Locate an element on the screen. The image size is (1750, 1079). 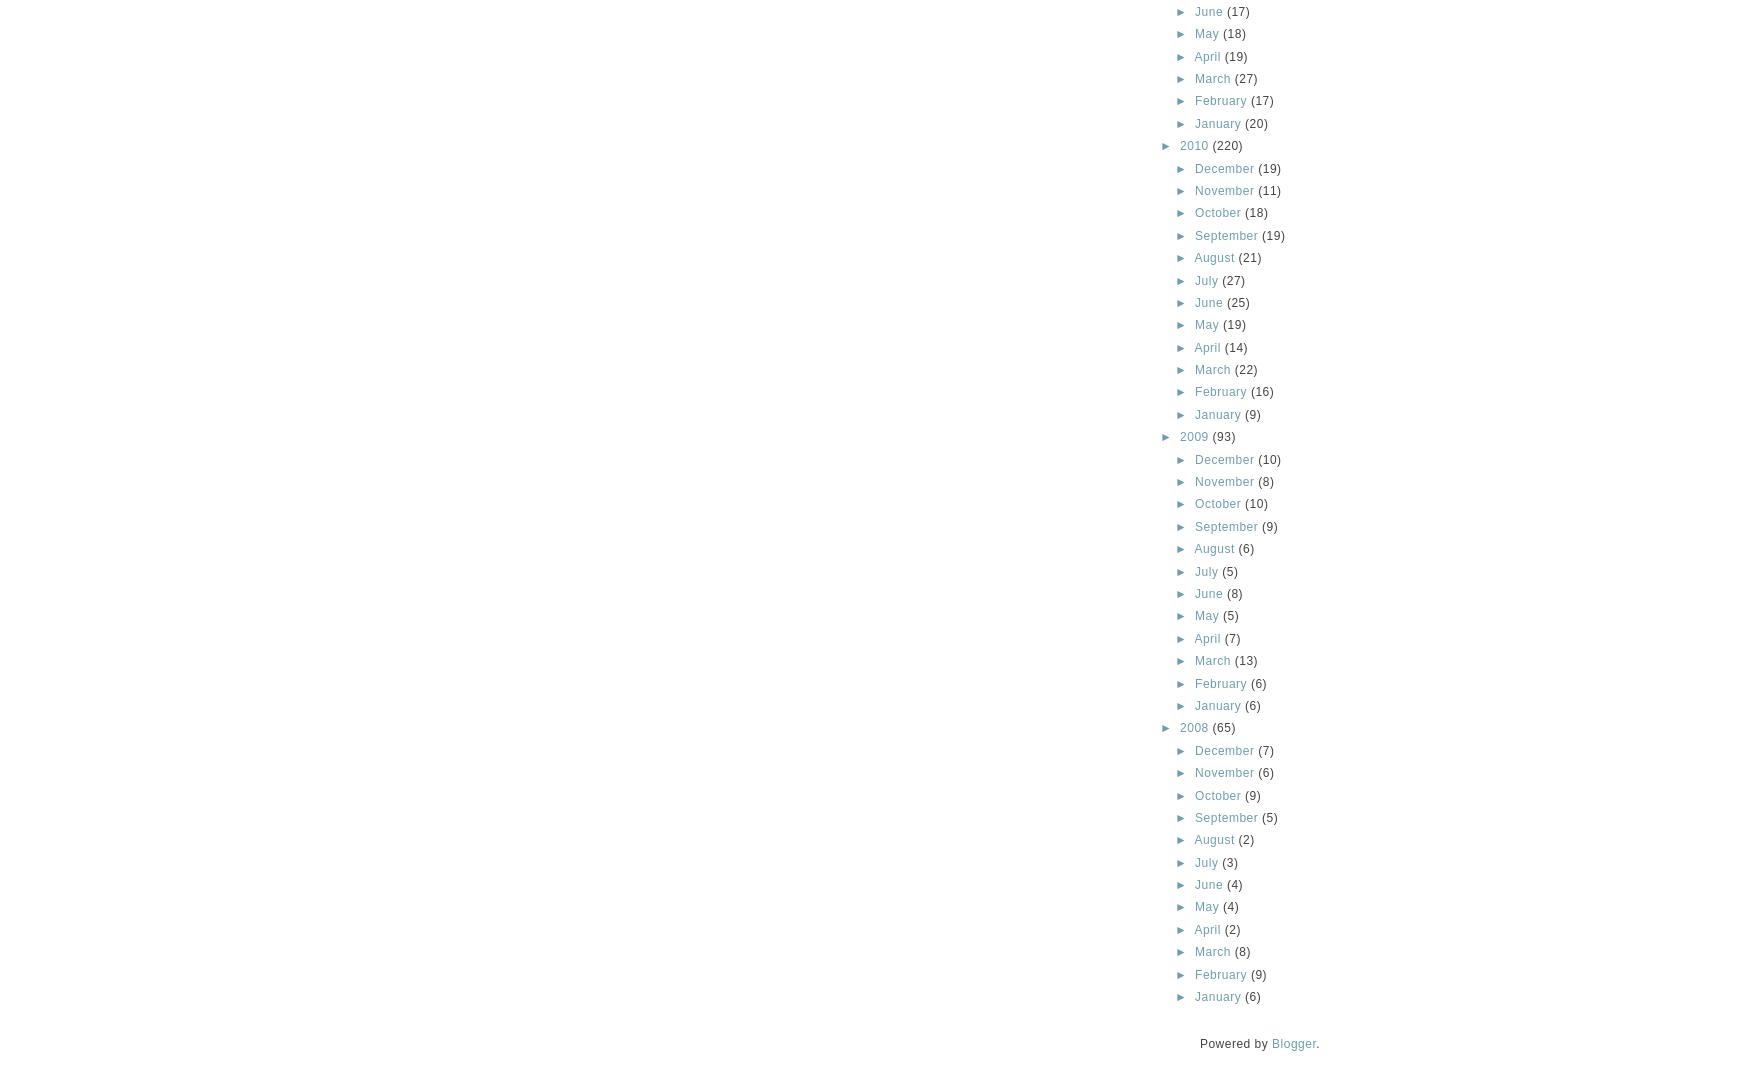
'(21)' is located at coordinates (1237, 257).